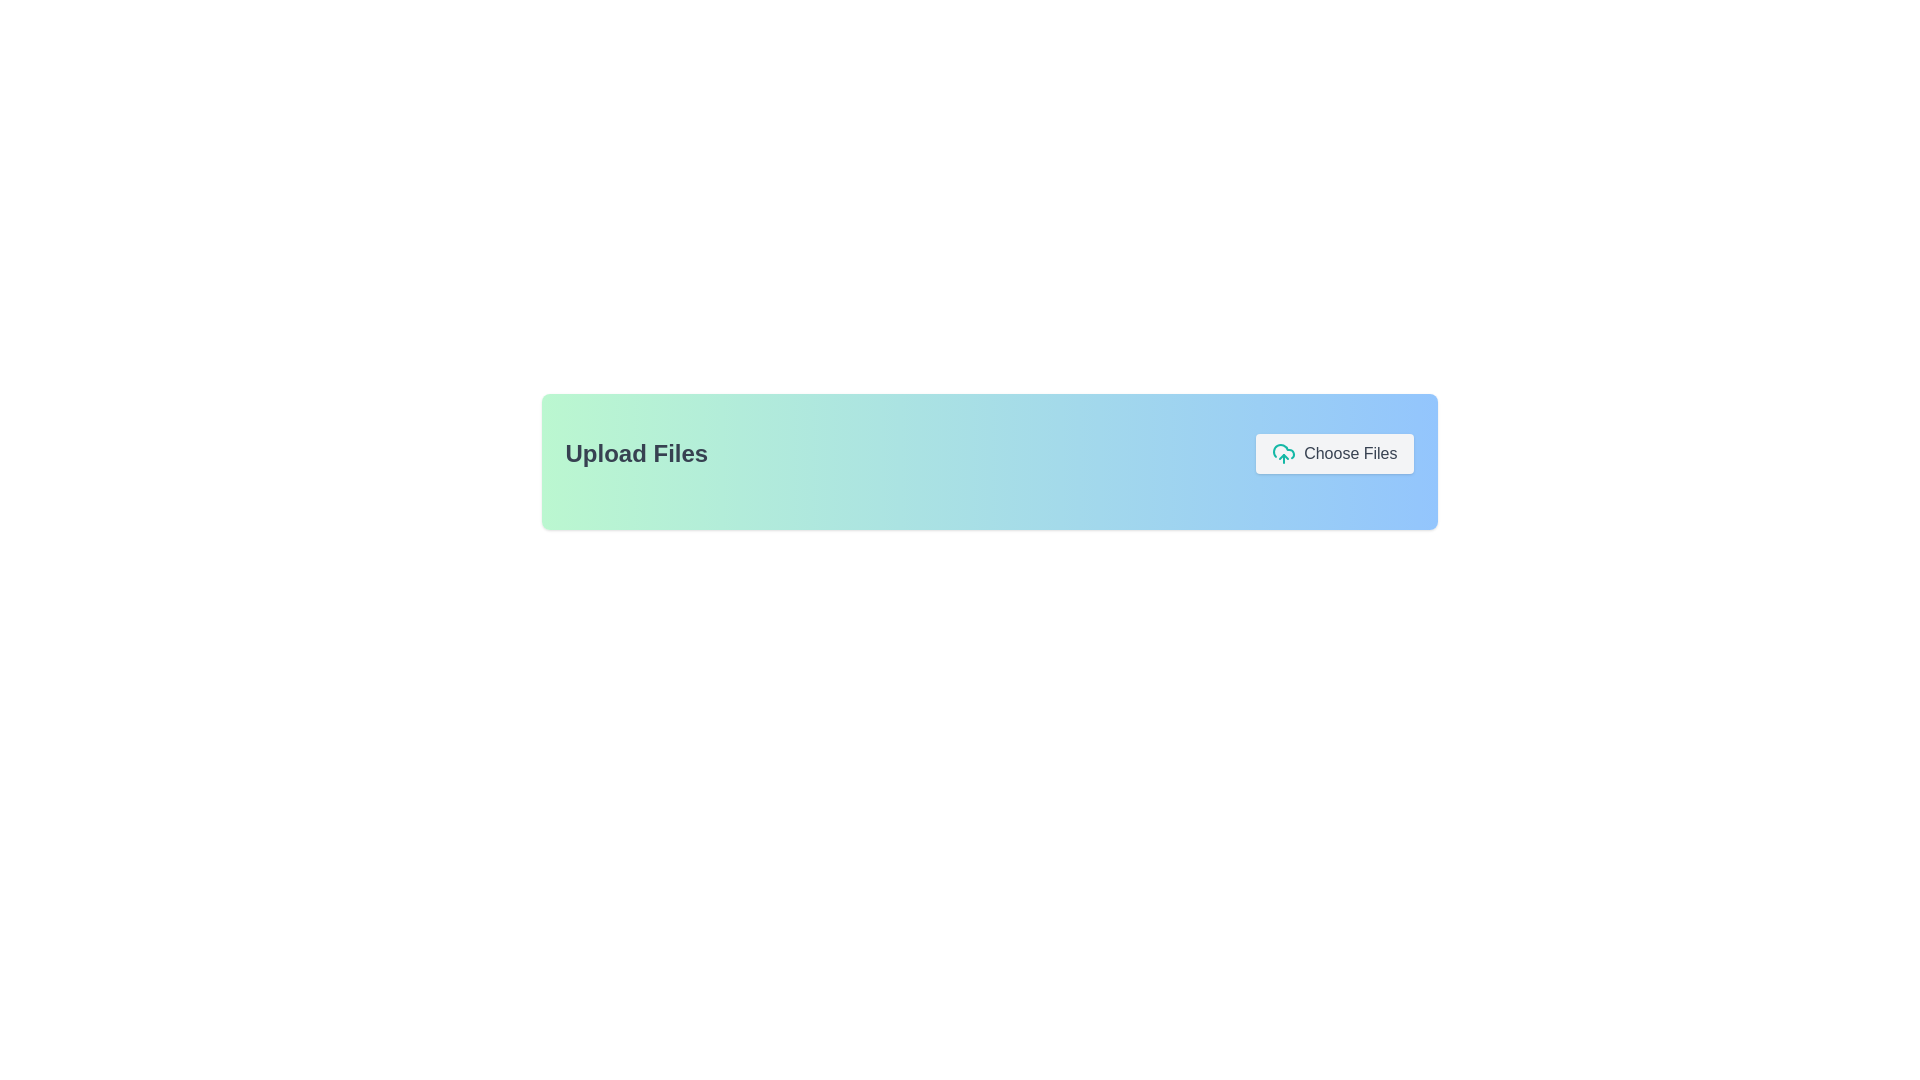 Image resolution: width=1920 pixels, height=1080 pixels. What do you see at coordinates (635, 454) in the screenshot?
I see `the 'Upload Files' text element, which is styled in a large, bold font and is positioned prominently on a green-to-blue gradient background` at bounding box center [635, 454].